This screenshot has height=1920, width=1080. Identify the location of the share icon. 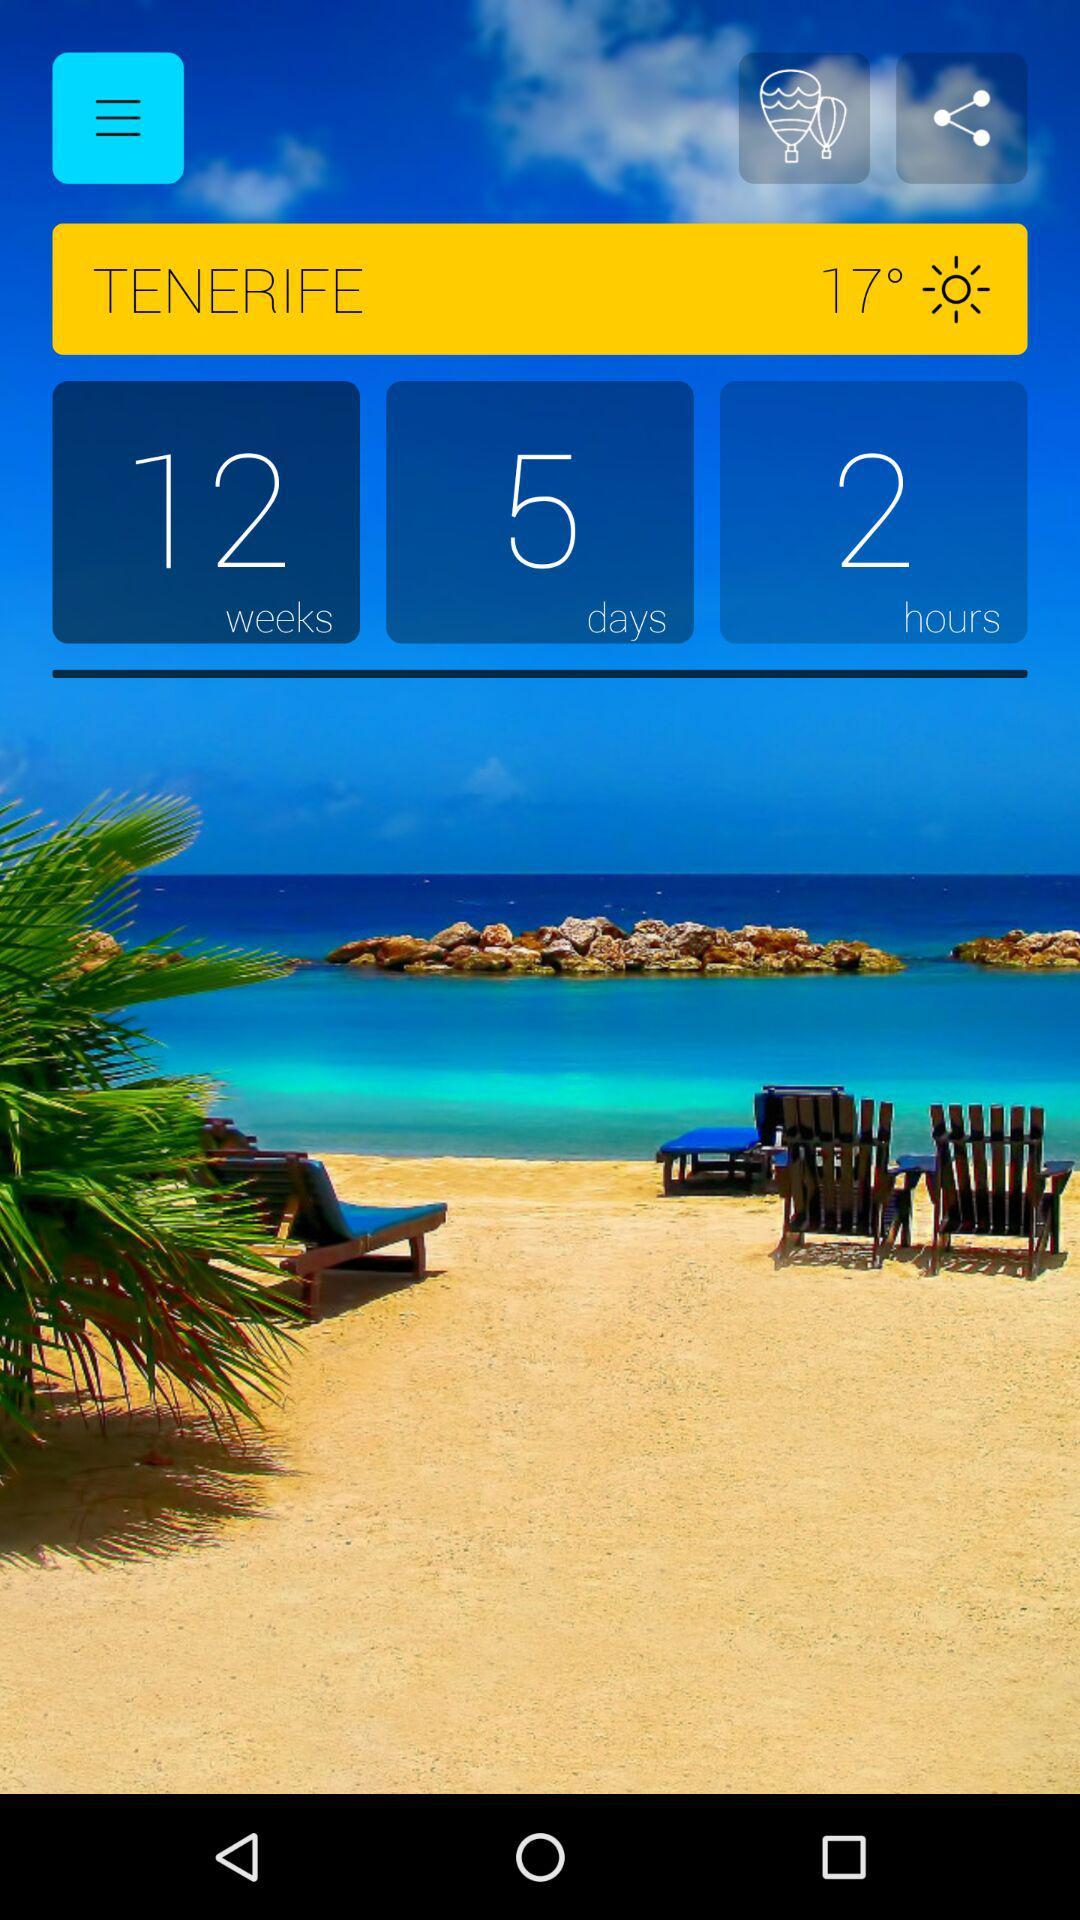
(960, 117).